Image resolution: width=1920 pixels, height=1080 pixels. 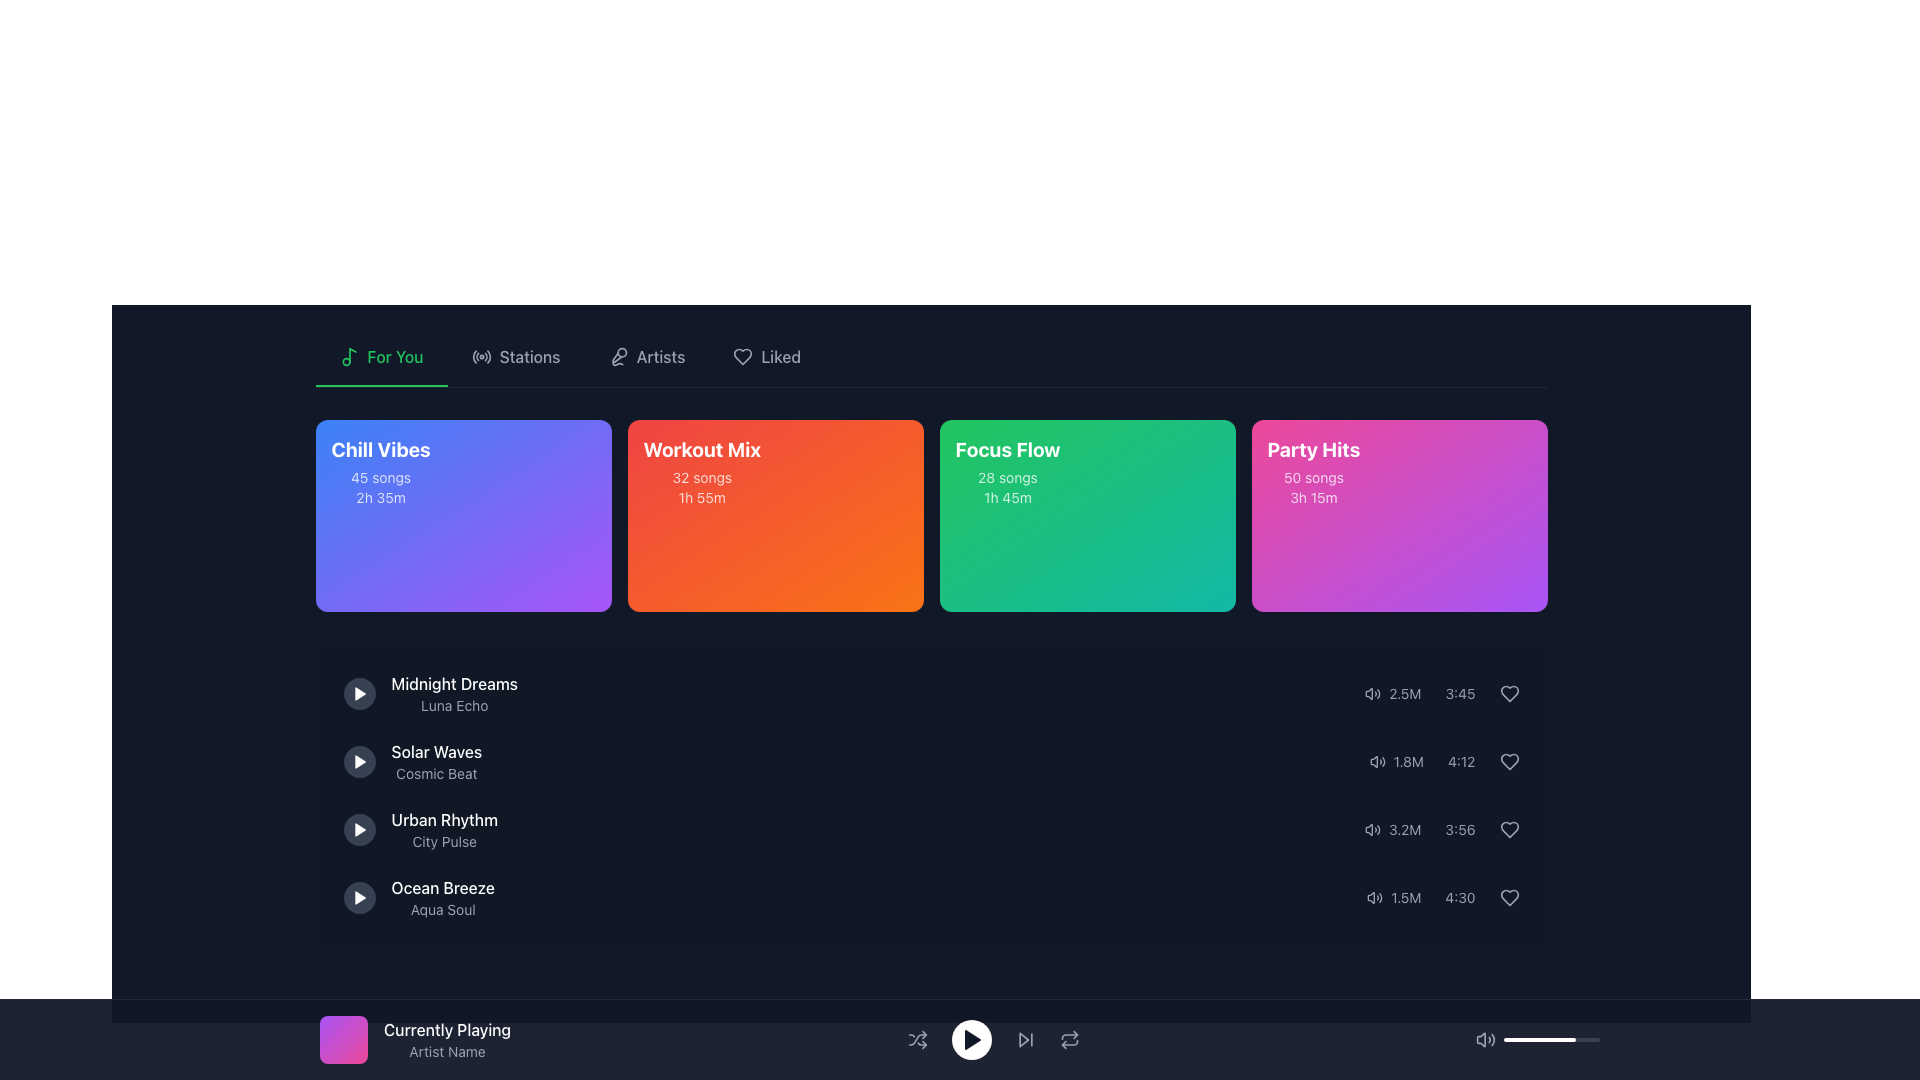 I want to click on the play button located to the left of the text 'Midnight Dreams', so click(x=359, y=693).